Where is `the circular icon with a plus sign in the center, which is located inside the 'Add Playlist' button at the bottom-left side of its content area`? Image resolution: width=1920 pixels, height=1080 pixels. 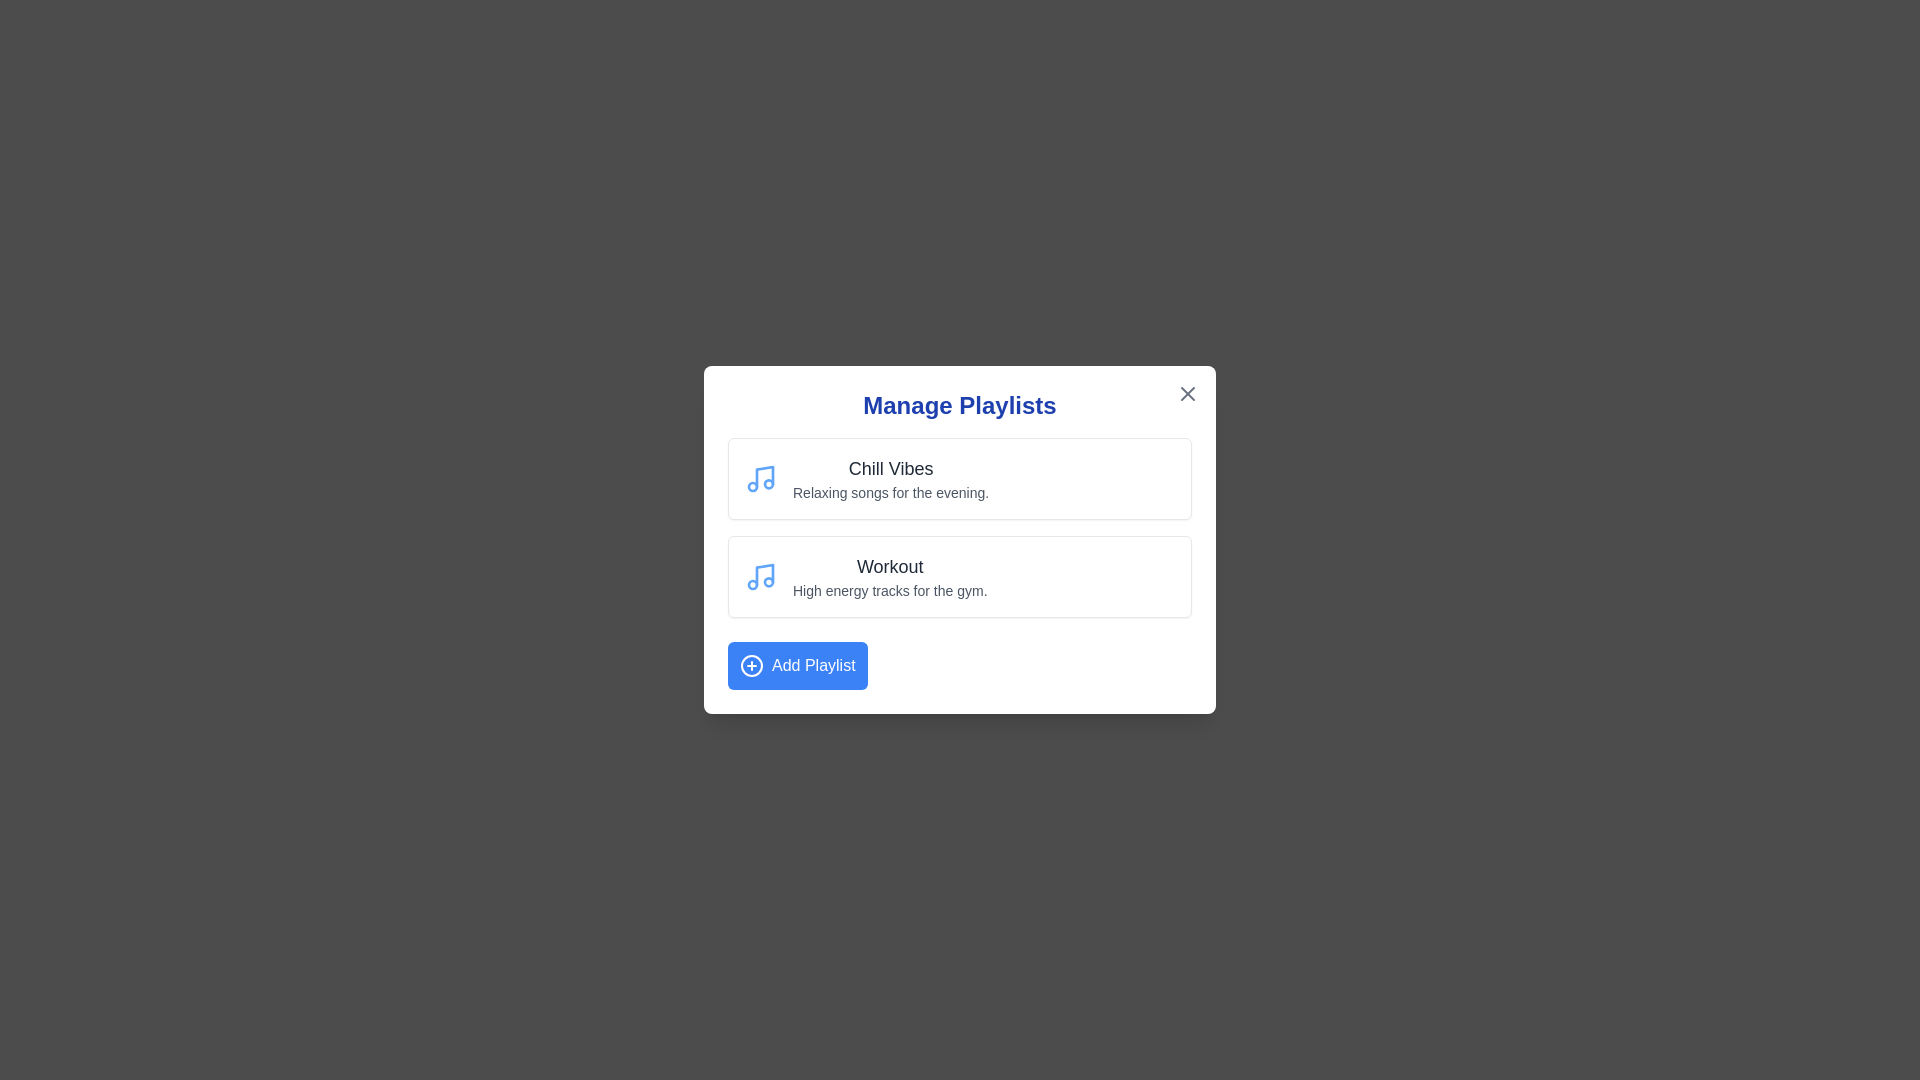
the circular icon with a plus sign in the center, which is located inside the 'Add Playlist' button at the bottom-left side of its content area is located at coordinates (751, 666).